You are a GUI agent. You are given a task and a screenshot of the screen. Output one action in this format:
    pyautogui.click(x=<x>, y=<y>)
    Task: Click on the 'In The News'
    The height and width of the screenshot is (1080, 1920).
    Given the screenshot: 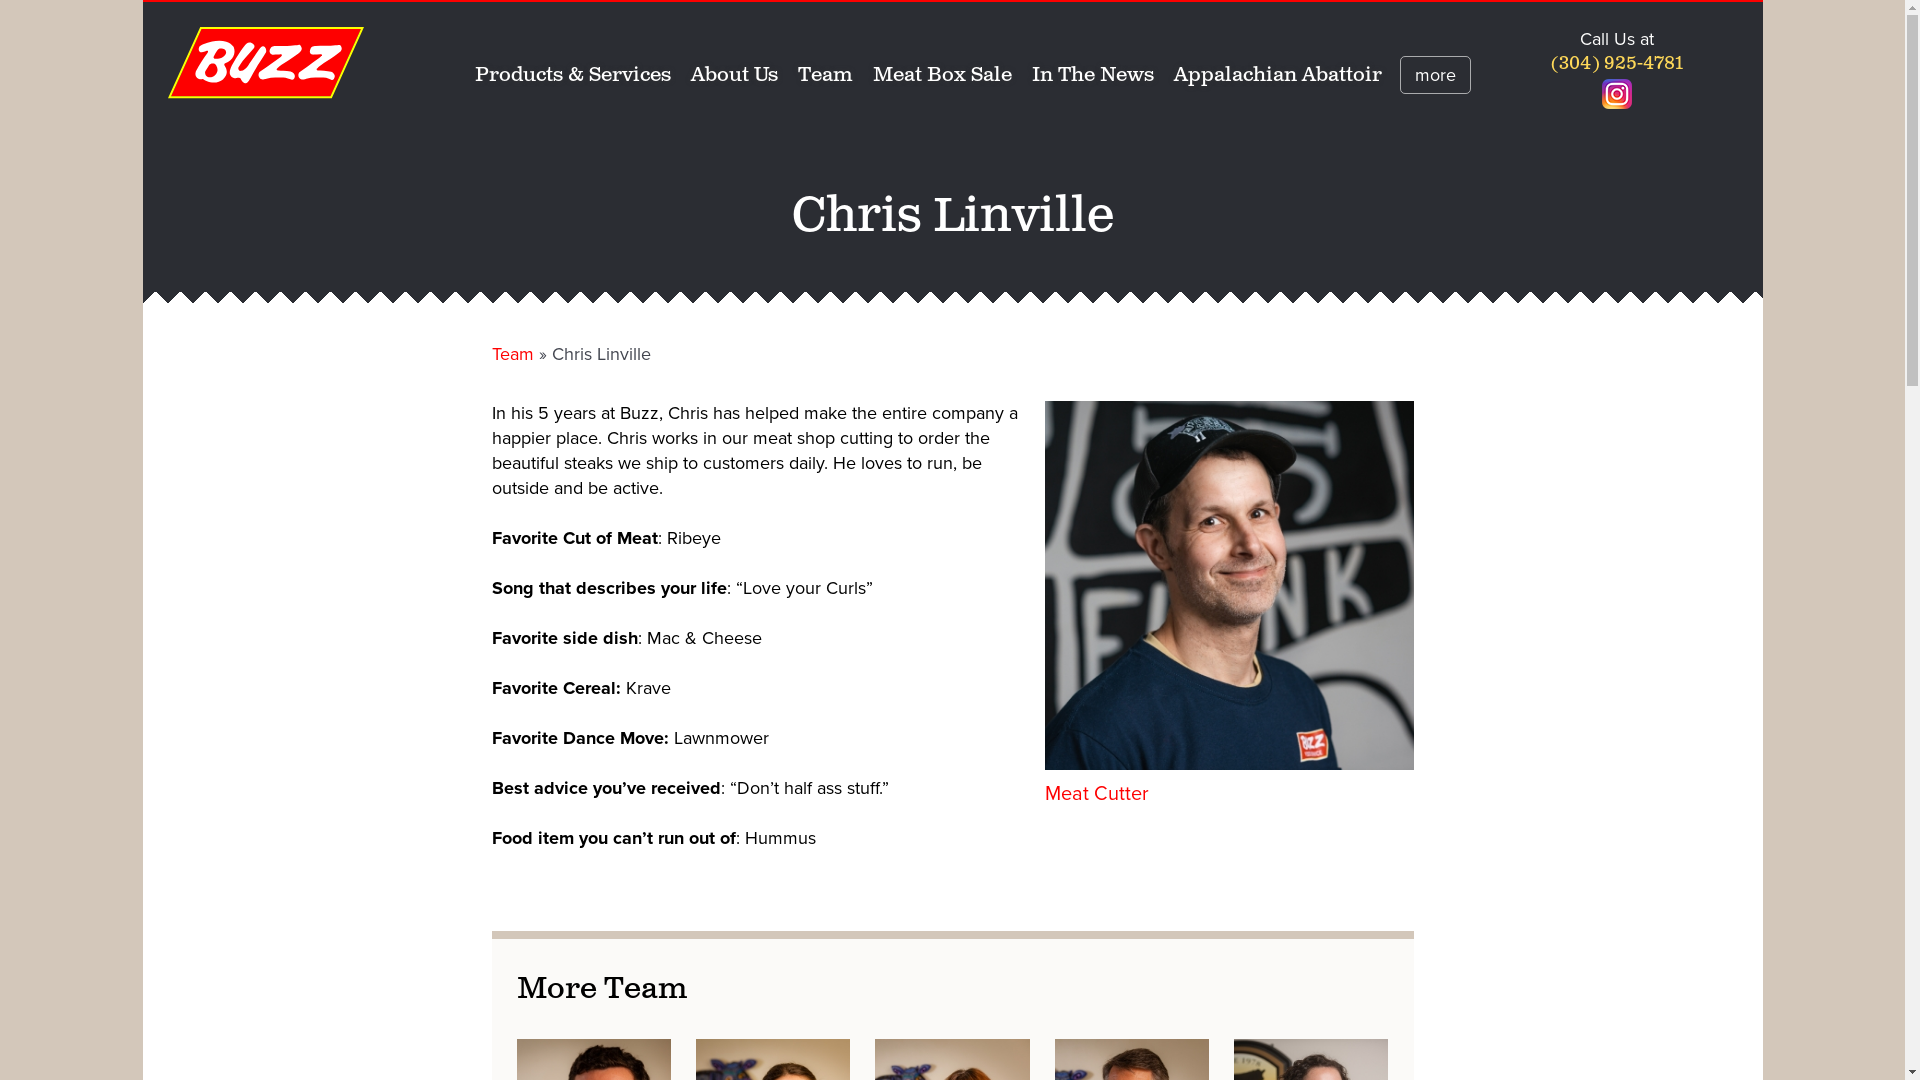 What is the action you would take?
    pyautogui.click(x=1092, y=75)
    